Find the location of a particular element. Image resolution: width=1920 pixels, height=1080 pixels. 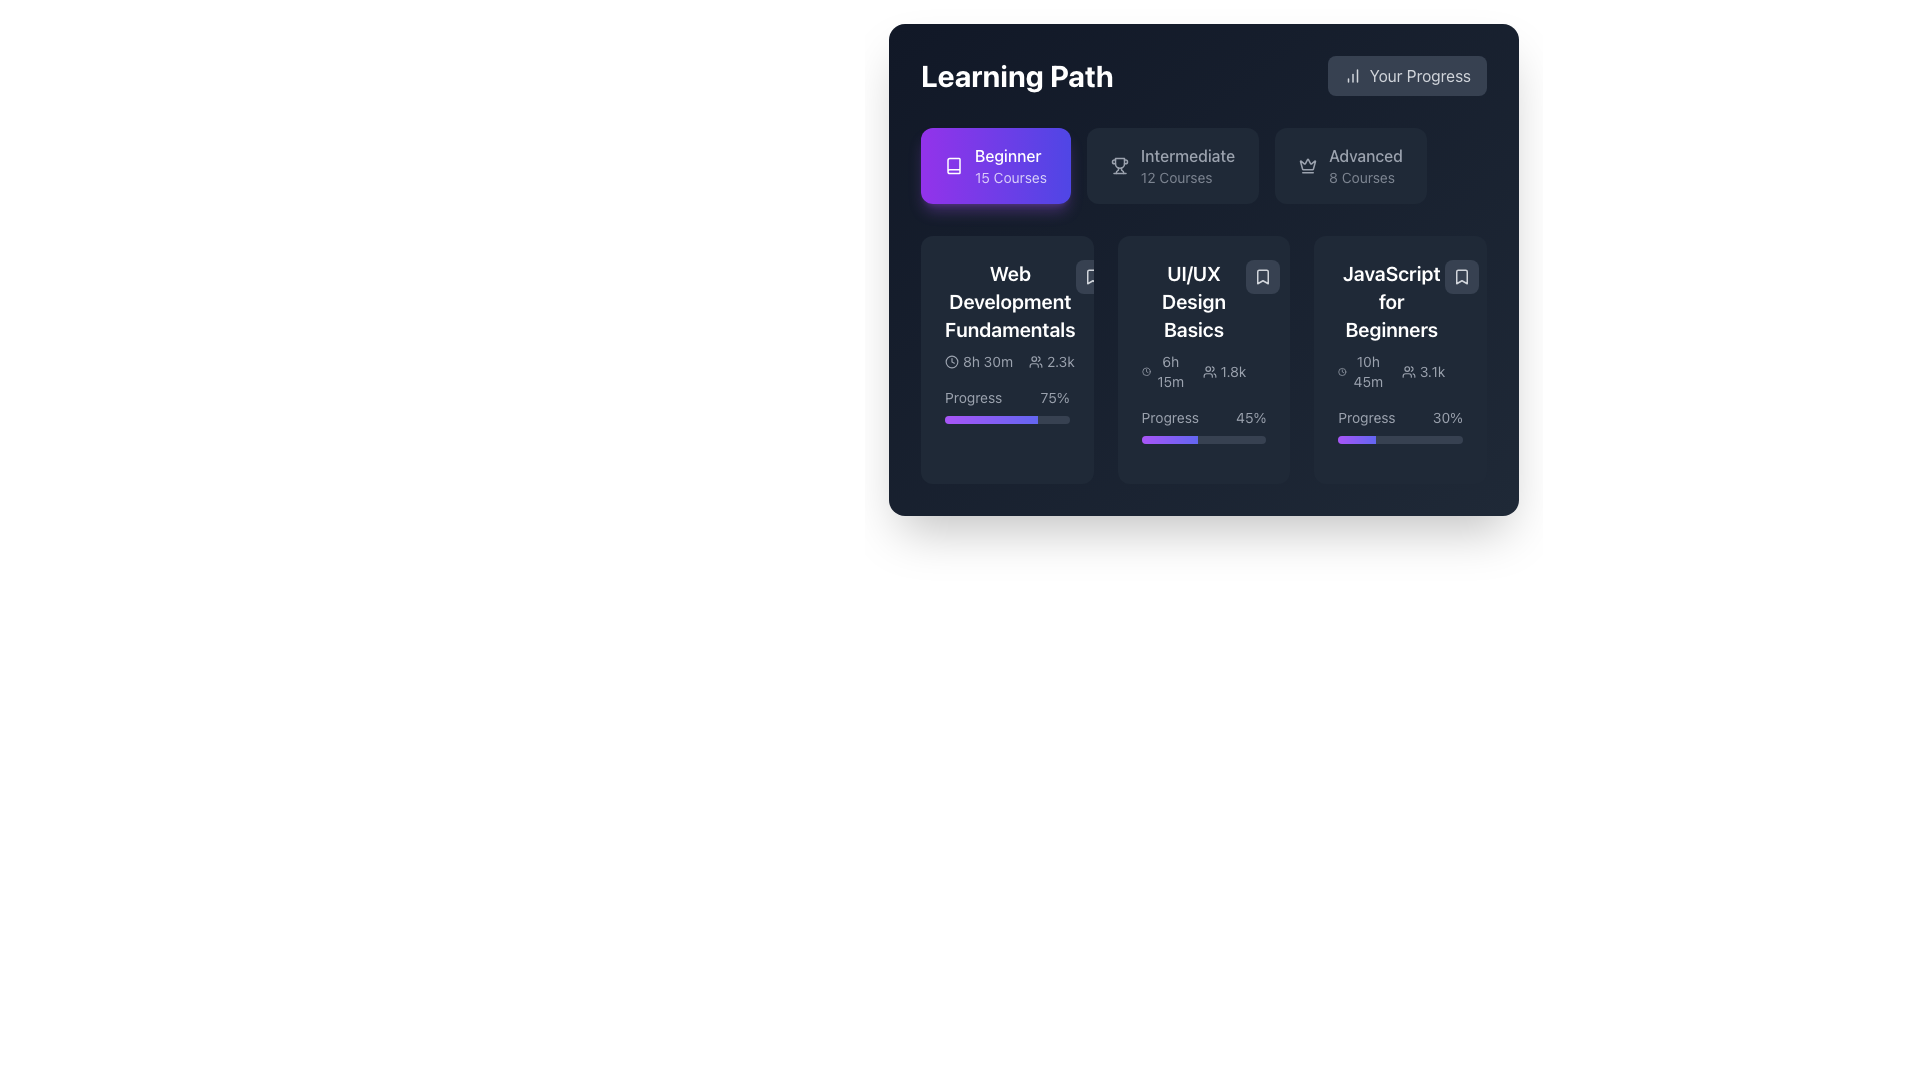

the button labeled 'Beginner 15 Courses' which features a book icon and has a gradient purple-to-indigo background is located at coordinates (953, 164).